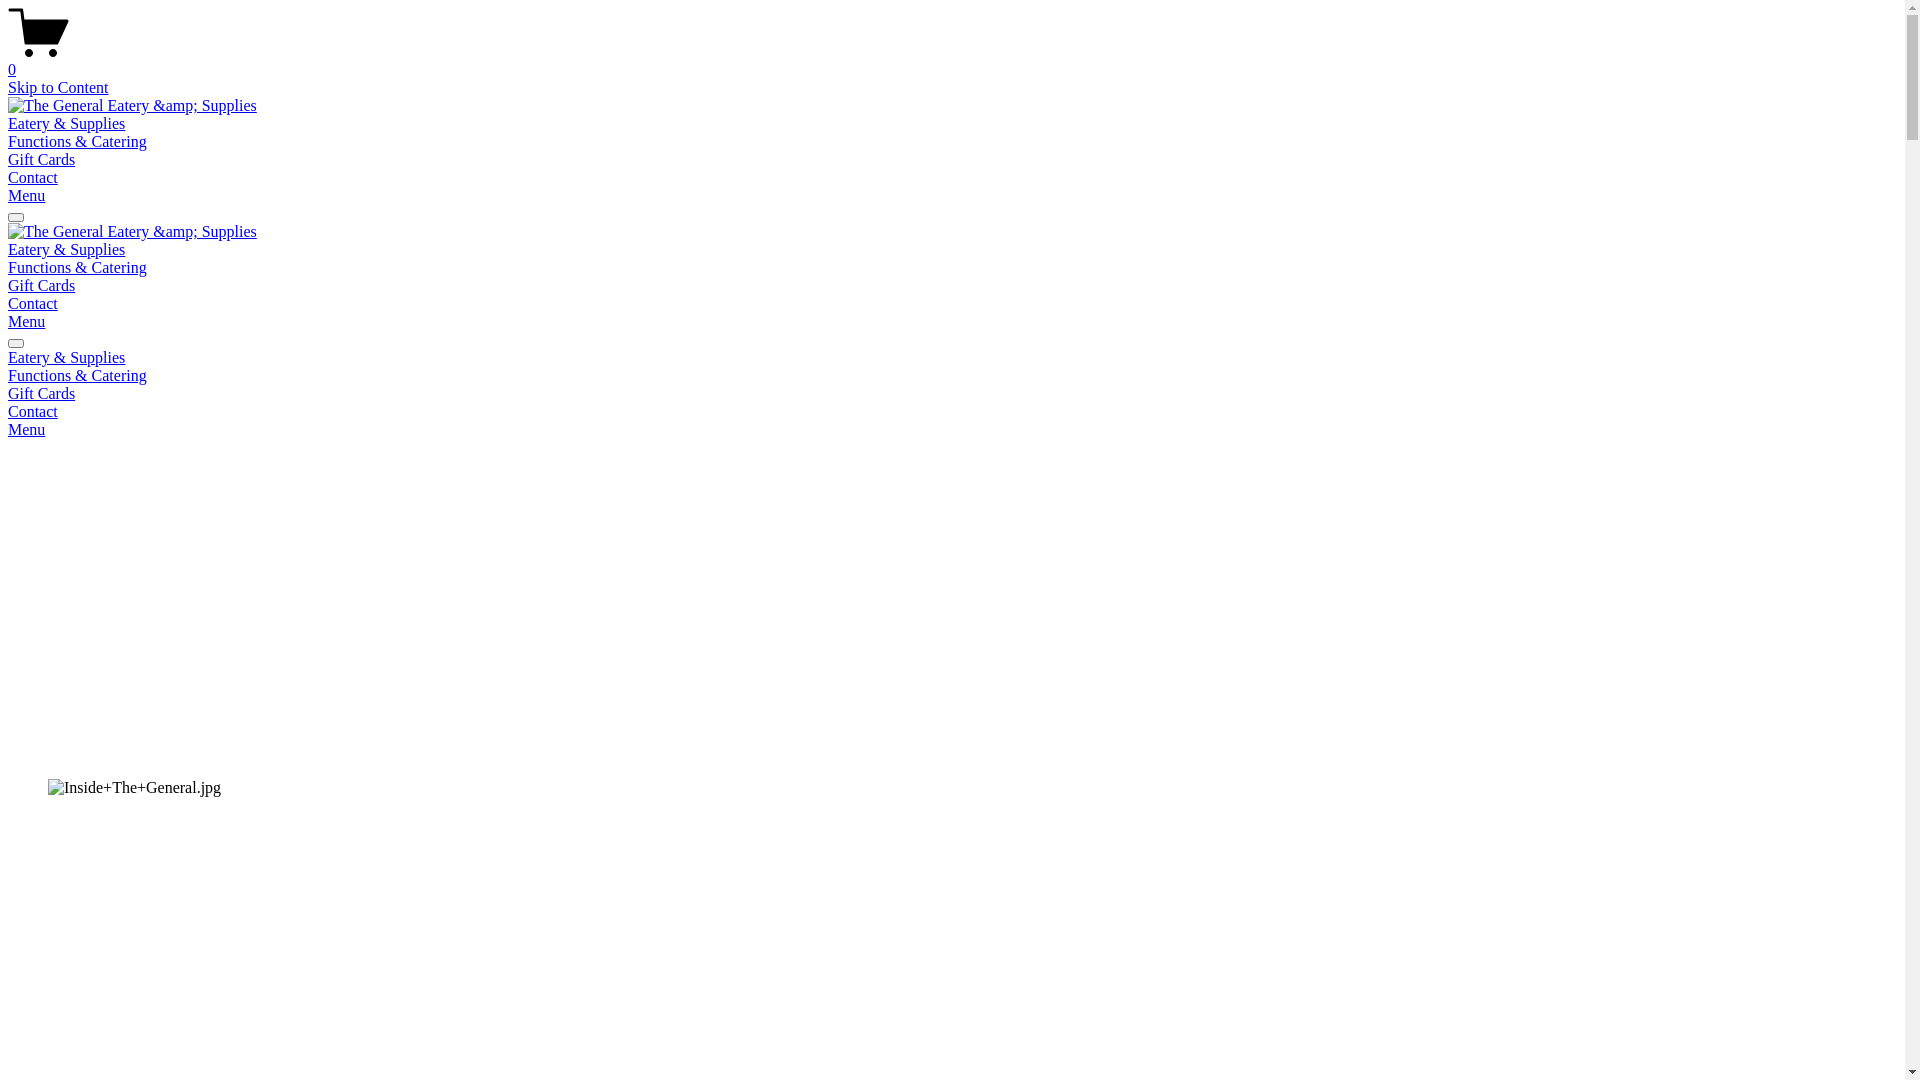 This screenshot has height=1080, width=1920. I want to click on 'Menu', so click(26, 428).